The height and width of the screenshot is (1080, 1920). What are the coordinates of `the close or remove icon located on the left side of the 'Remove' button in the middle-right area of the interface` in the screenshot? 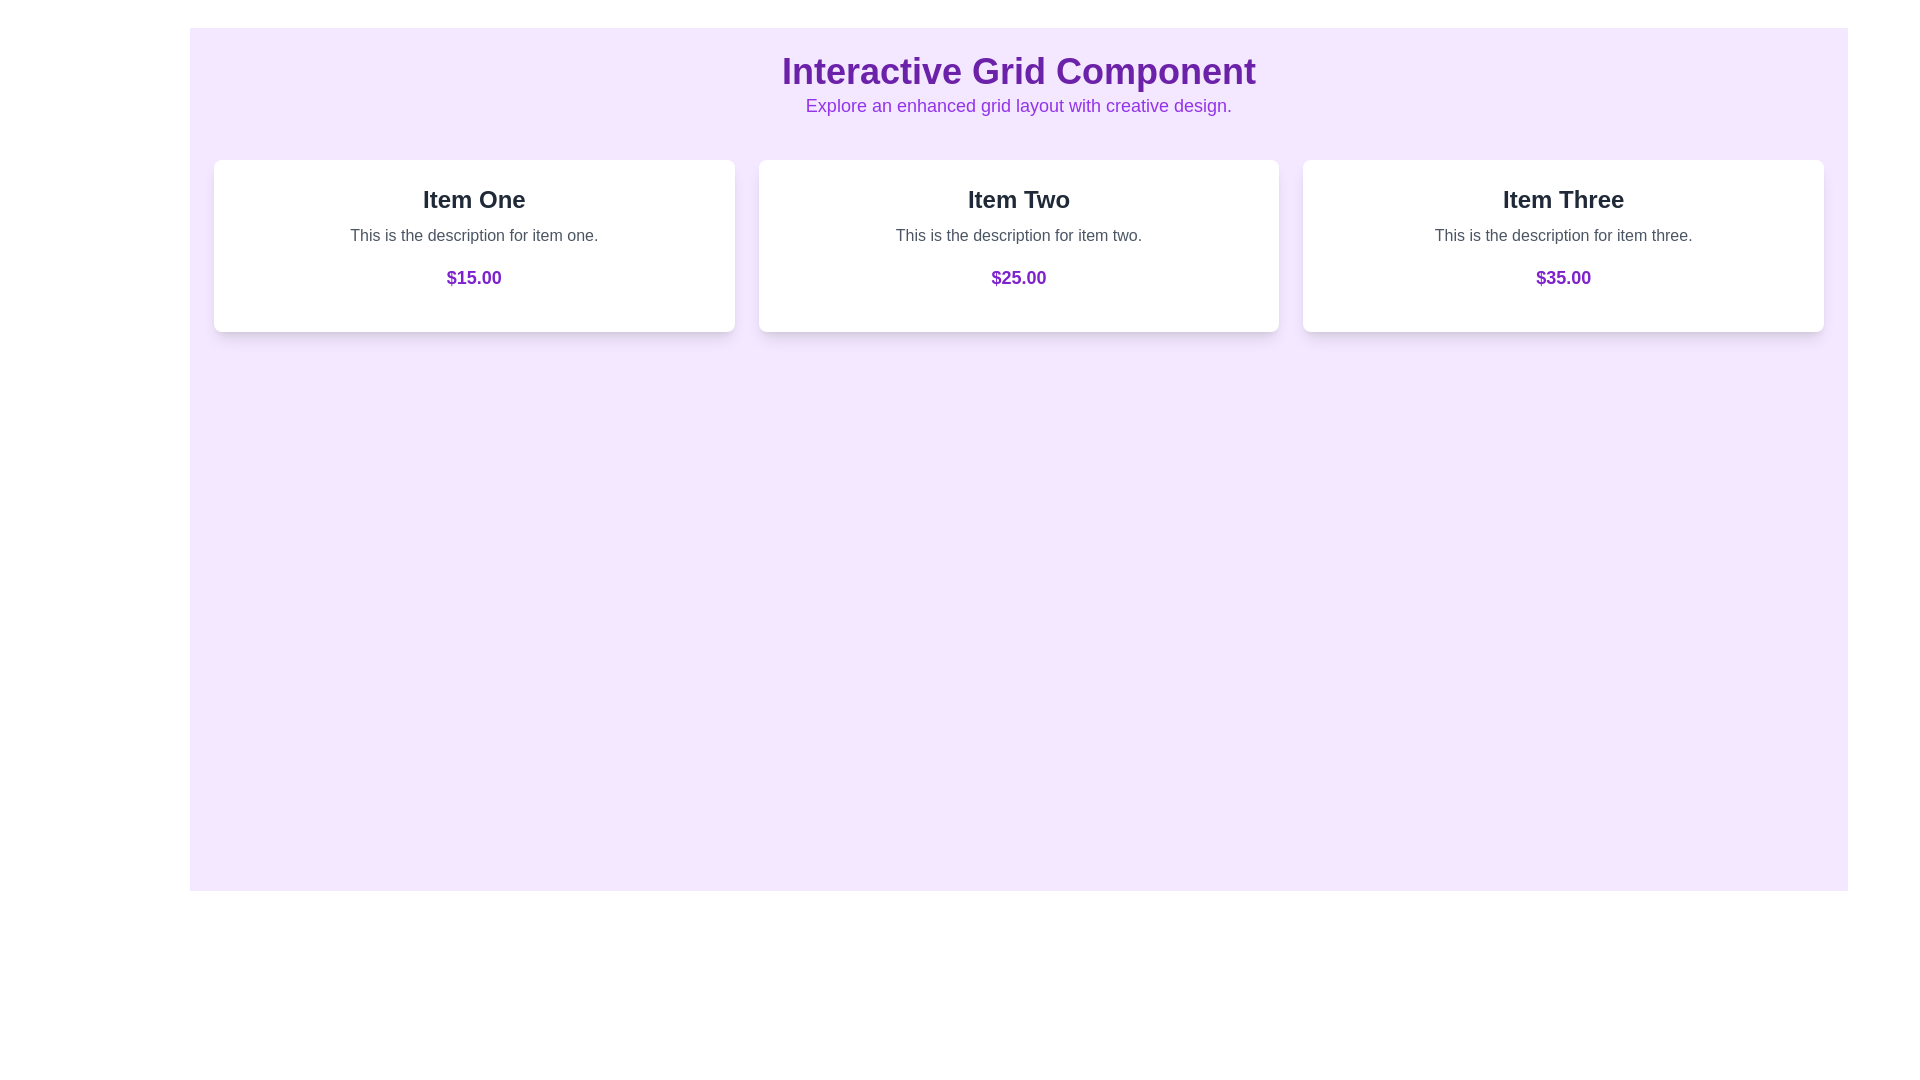 It's located at (1597, 245).